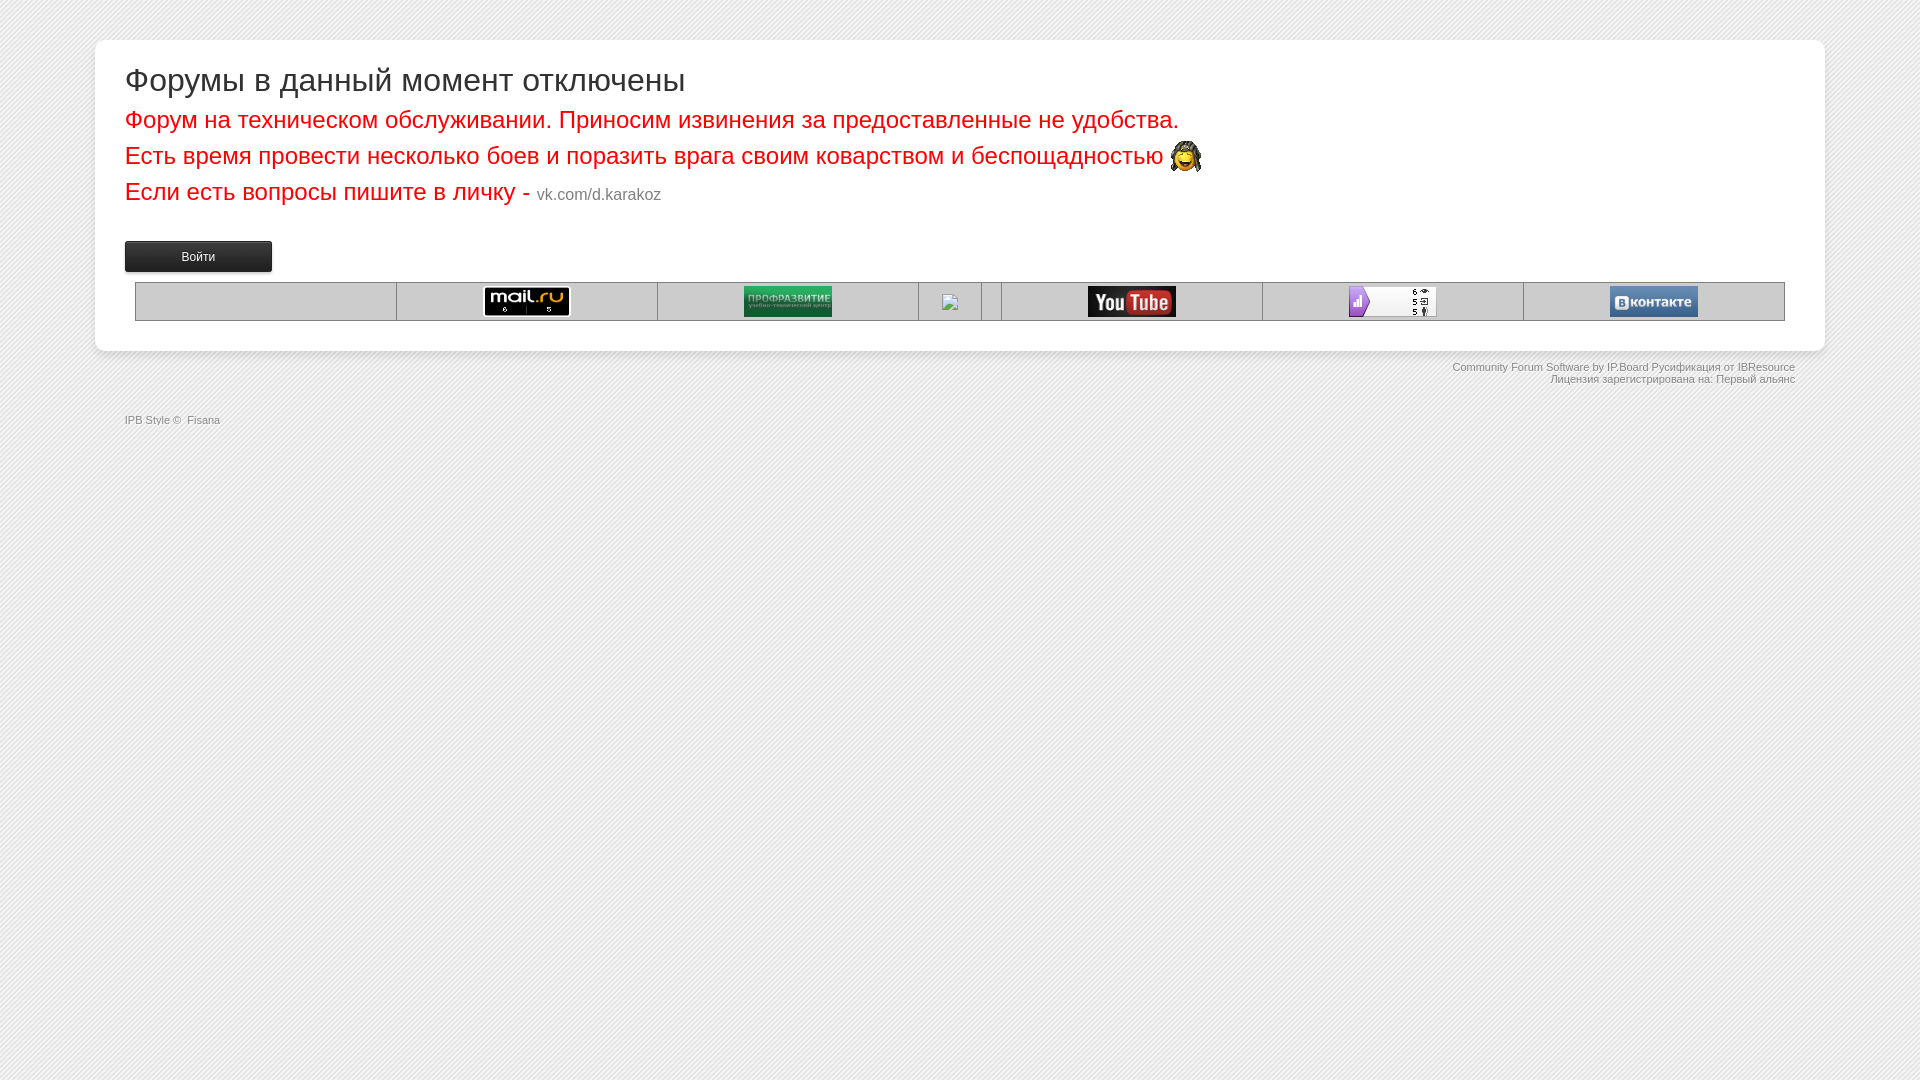  Describe the element at coordinates (1451, 366) in the screenshot. I see `'Community Forum Software by IP.Board'` at that location.